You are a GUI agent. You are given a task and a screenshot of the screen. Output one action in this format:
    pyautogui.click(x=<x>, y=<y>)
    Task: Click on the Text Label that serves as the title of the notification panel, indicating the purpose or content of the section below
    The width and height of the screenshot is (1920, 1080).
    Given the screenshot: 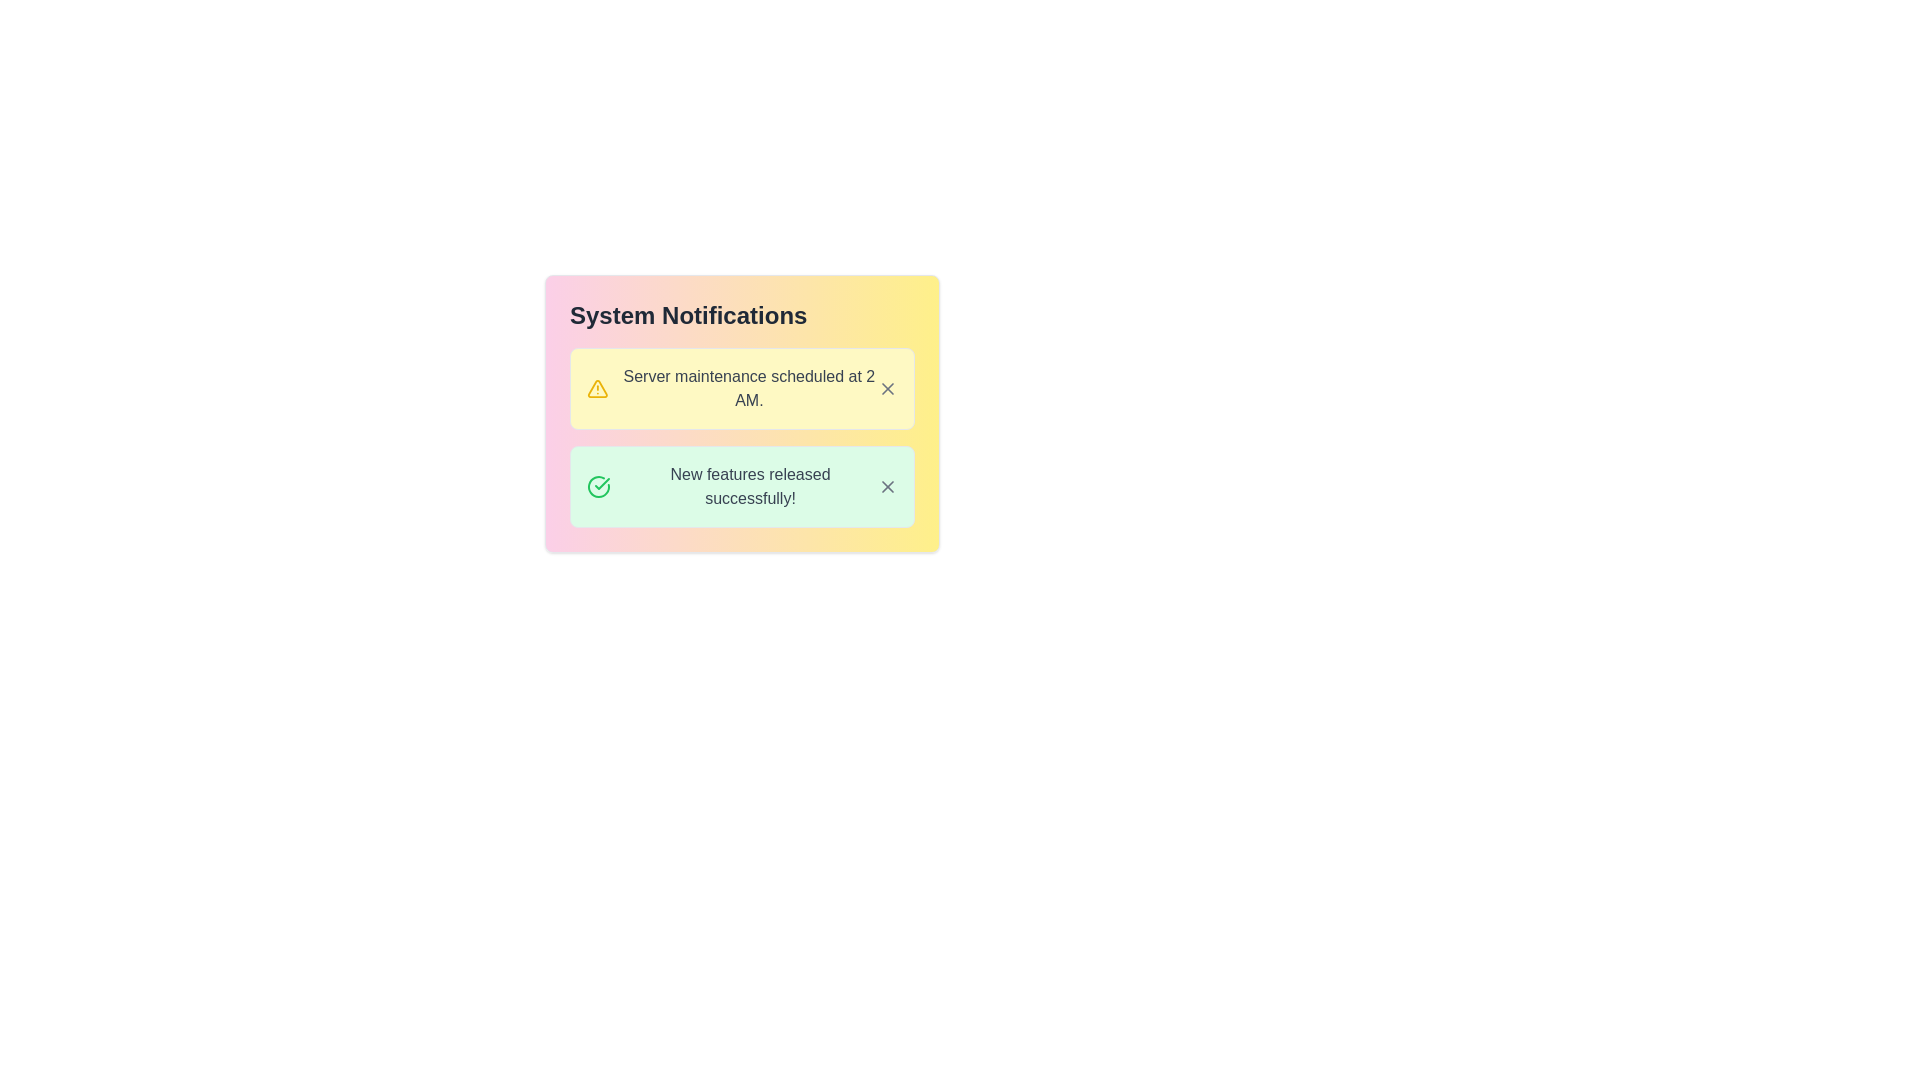 What is the action you would take?
    pyautogui.click(x=741, y=315)
    